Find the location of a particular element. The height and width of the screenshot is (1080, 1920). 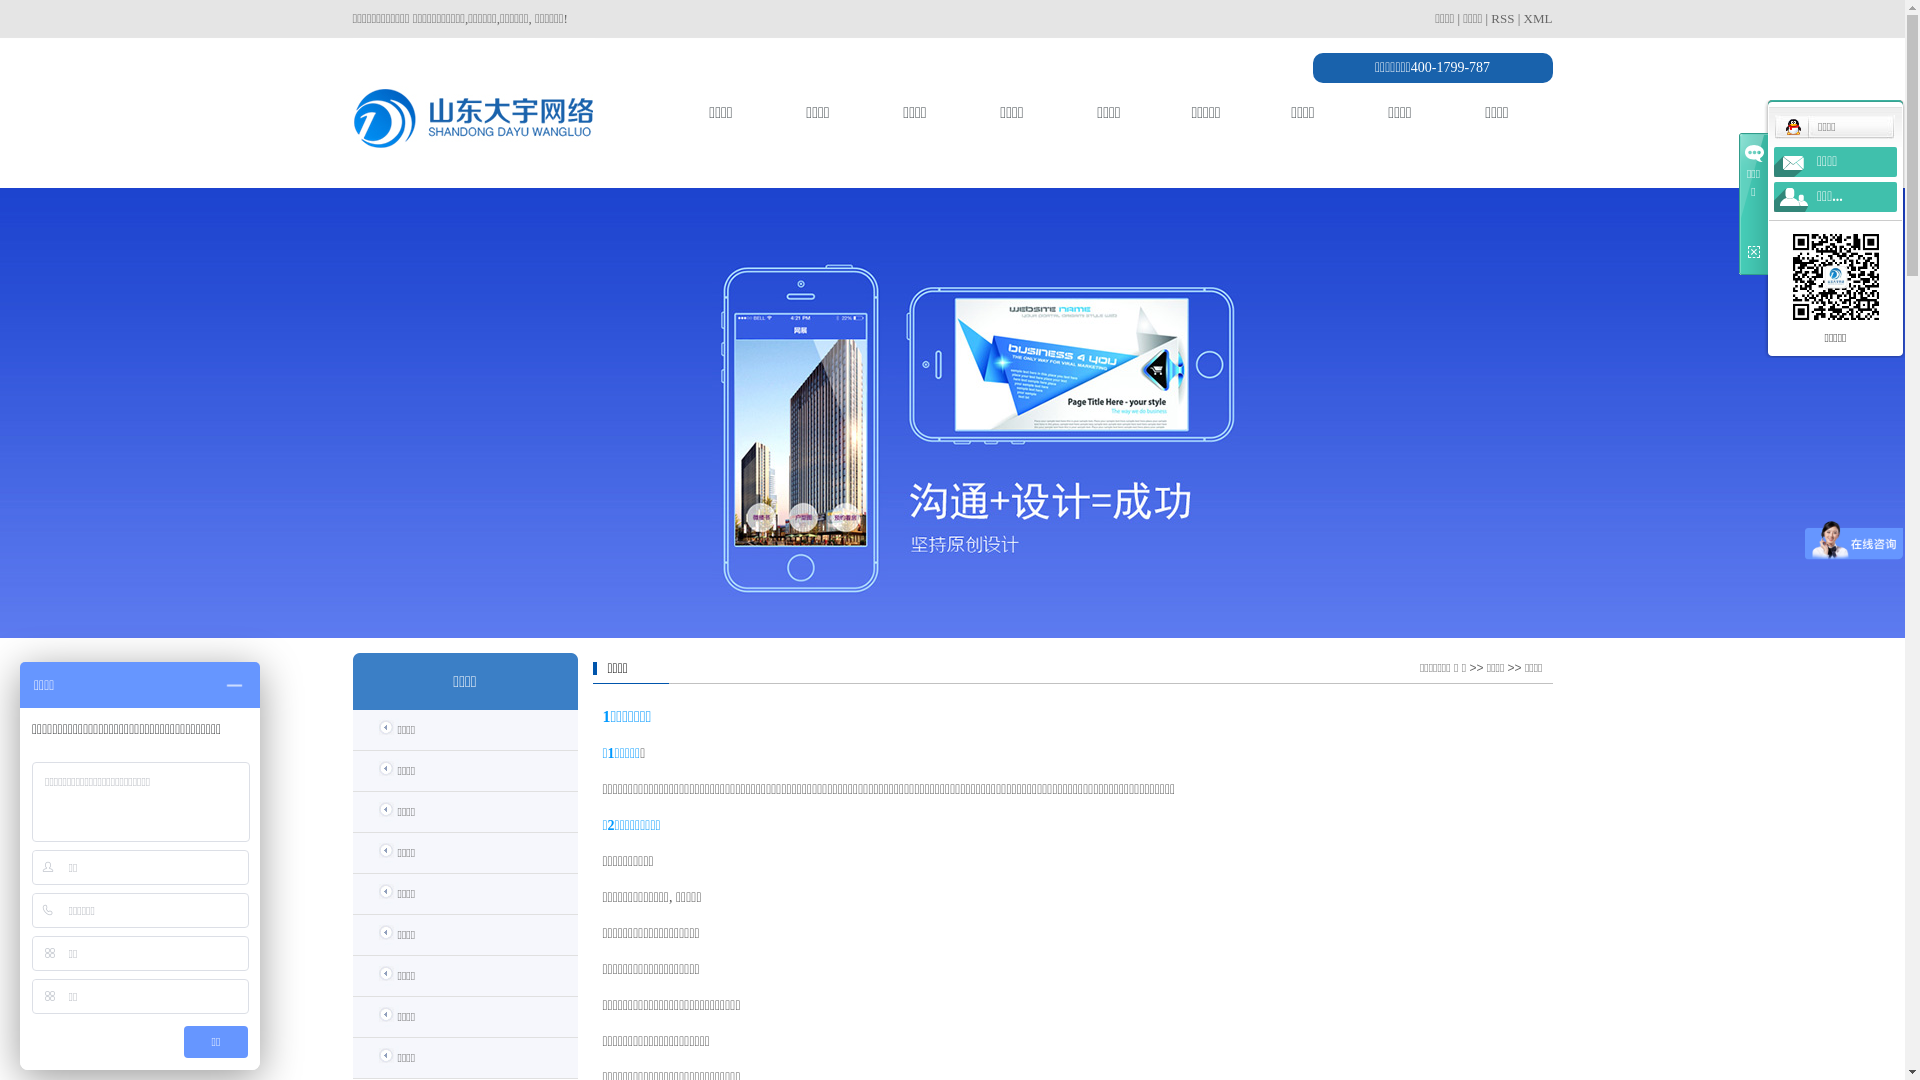

'XML' is located at coordinates (1537, 18).